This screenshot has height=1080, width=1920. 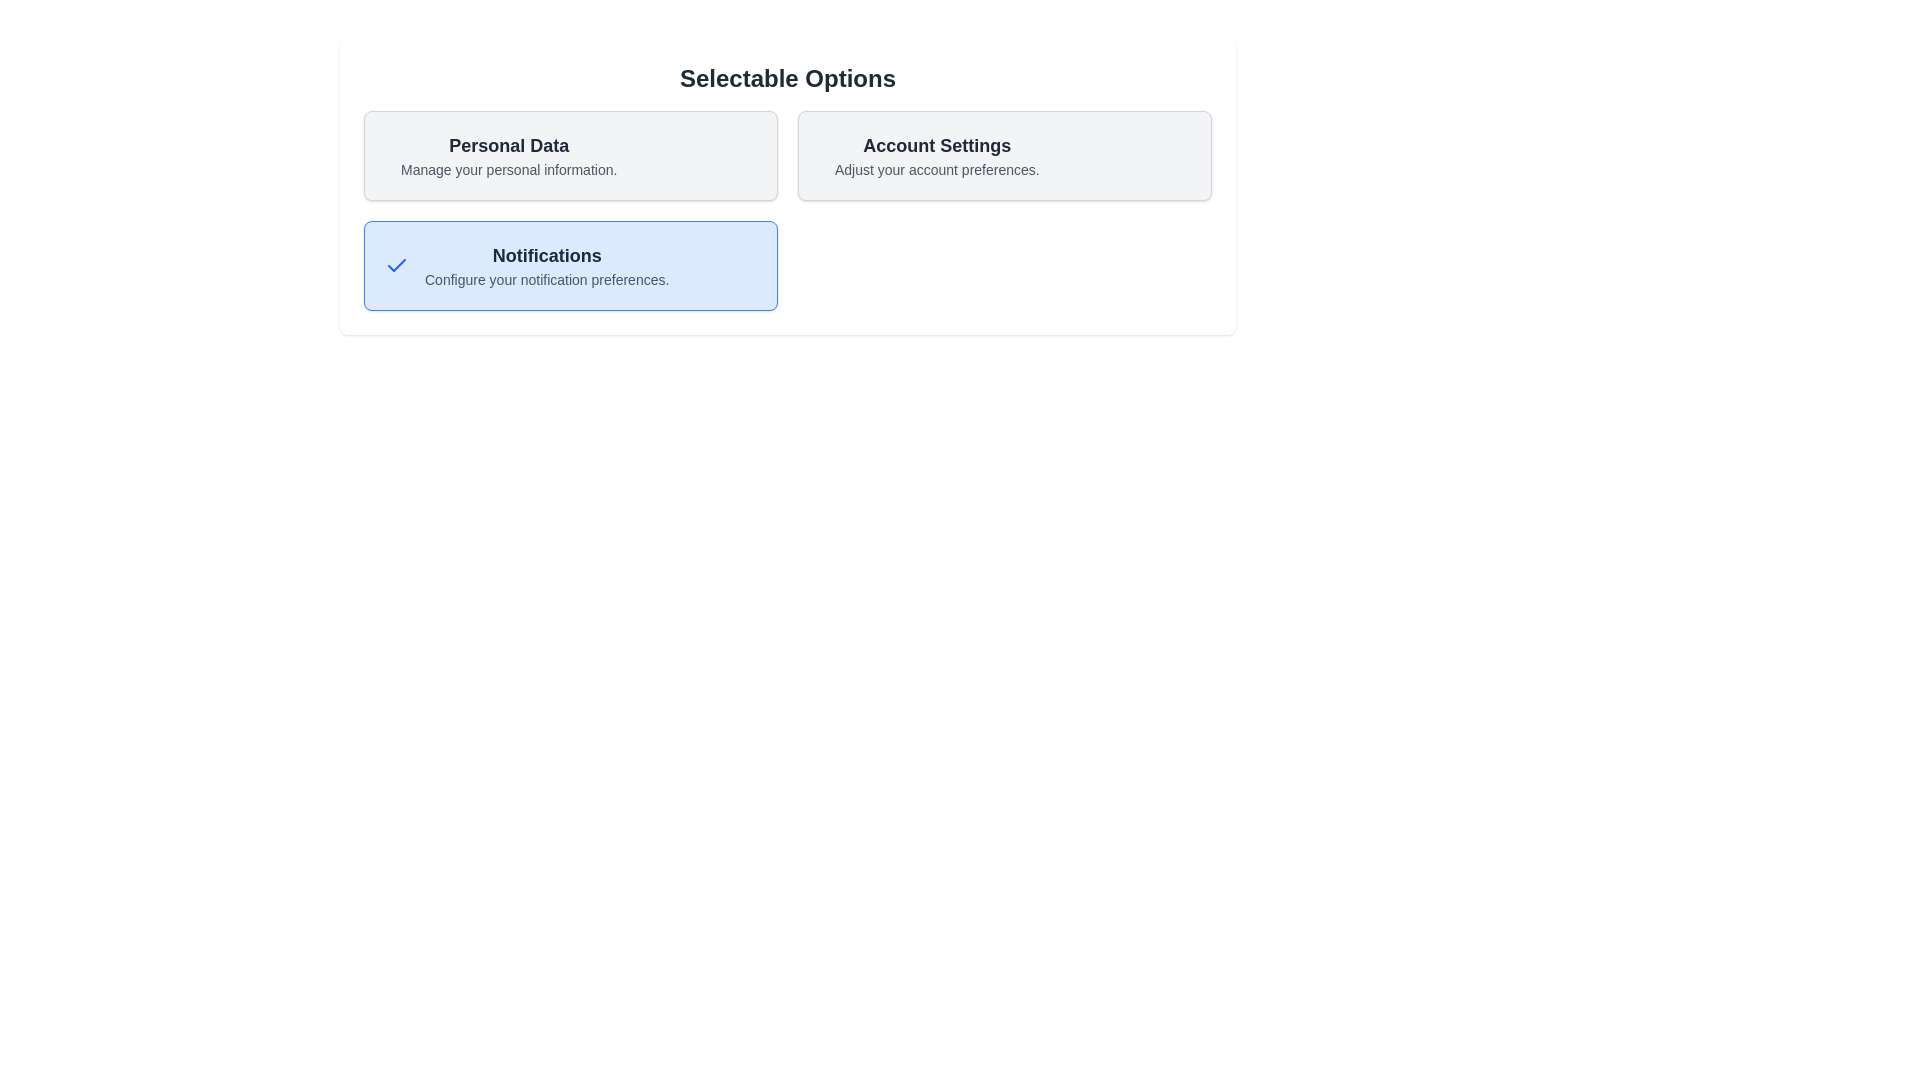 I want to click on the bold text label displaying 'Notifications' which is centrally located within its card, against a light blue background, so click(x=547, y=254).